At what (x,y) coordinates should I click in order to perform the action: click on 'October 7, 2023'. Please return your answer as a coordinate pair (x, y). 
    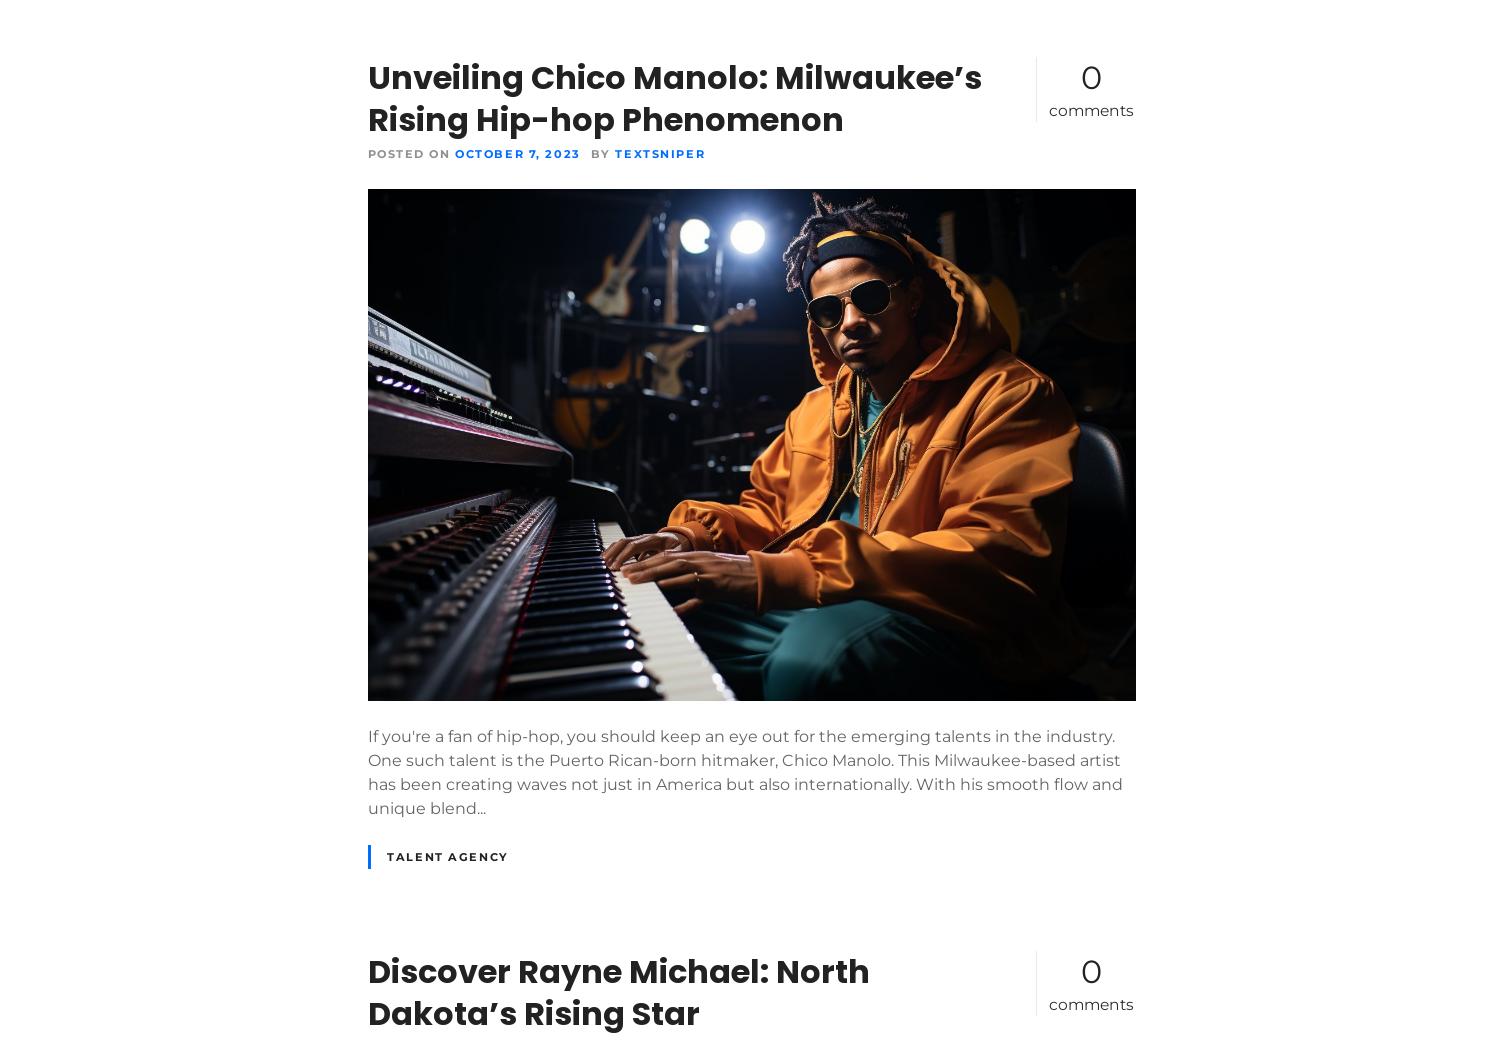
    Looking at the image, I should click on (517, 152).